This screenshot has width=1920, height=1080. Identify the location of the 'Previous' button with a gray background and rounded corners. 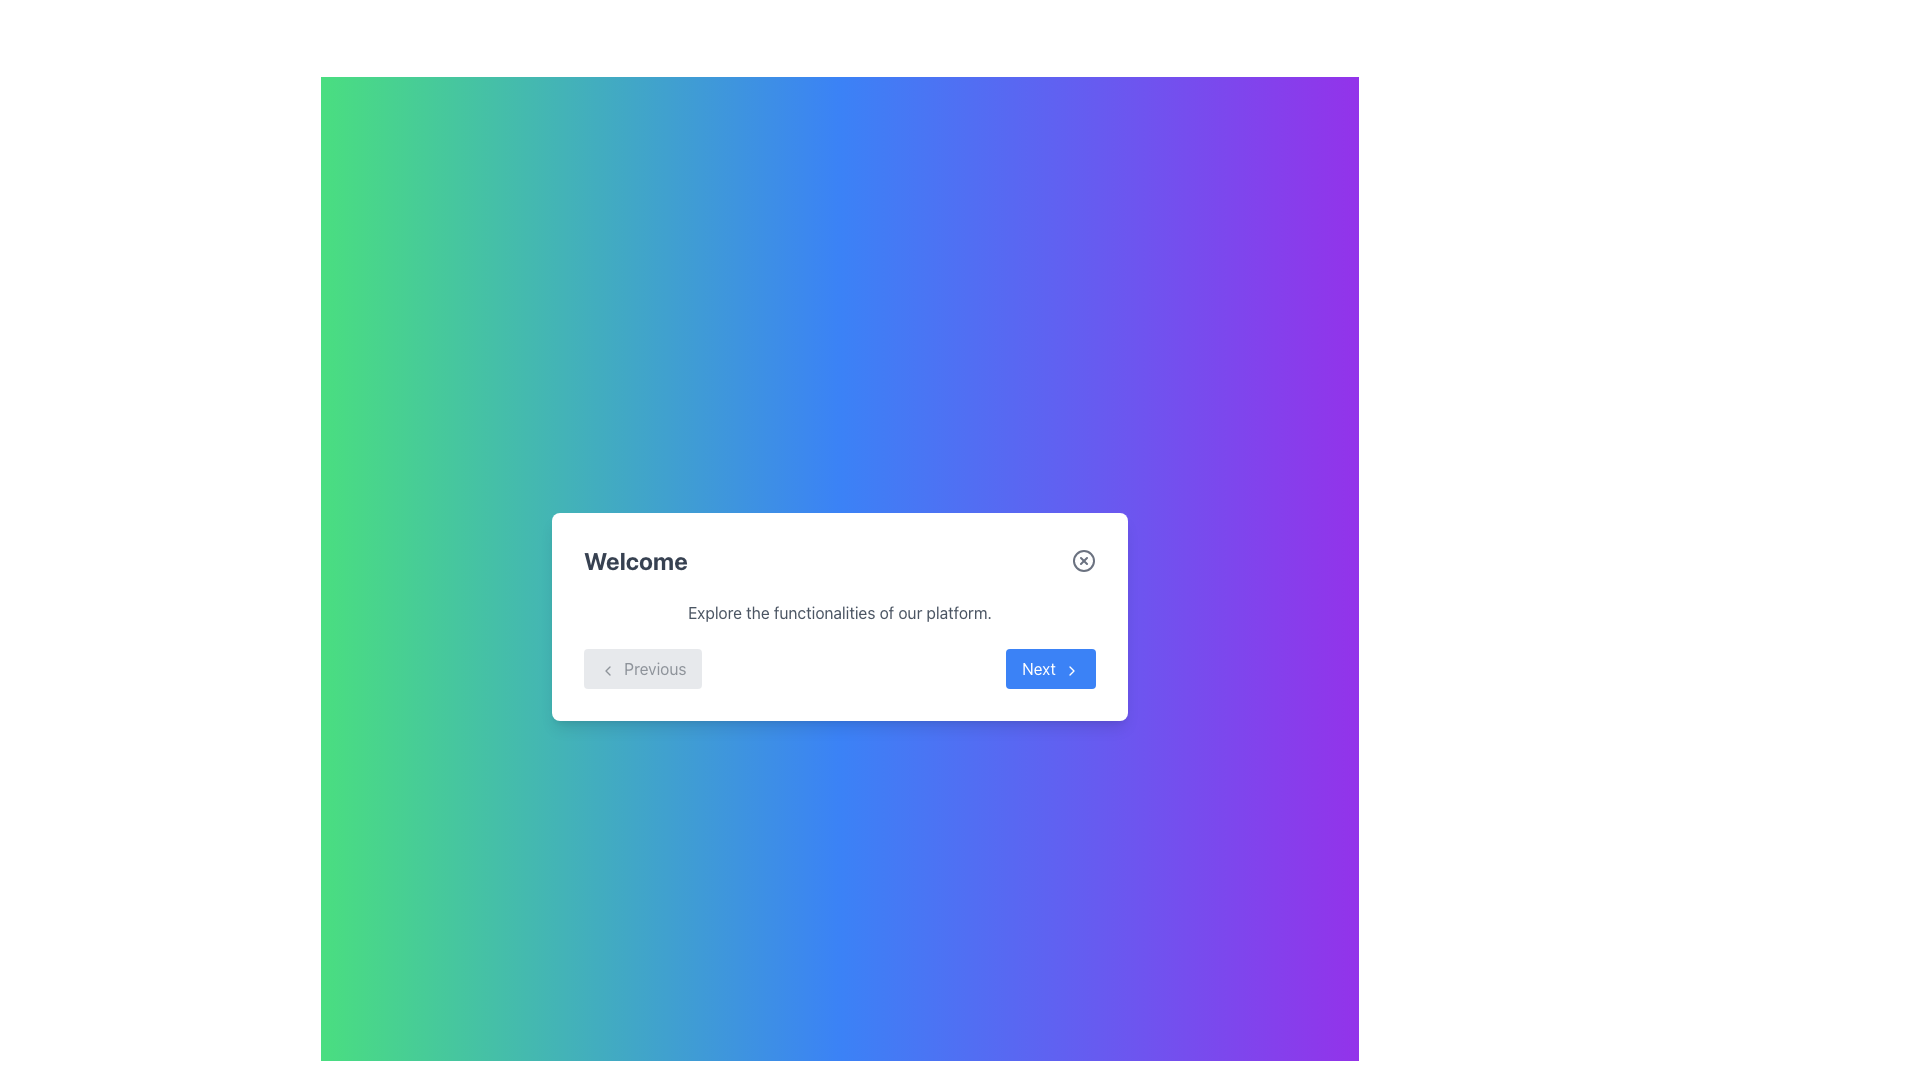
(643, 668).